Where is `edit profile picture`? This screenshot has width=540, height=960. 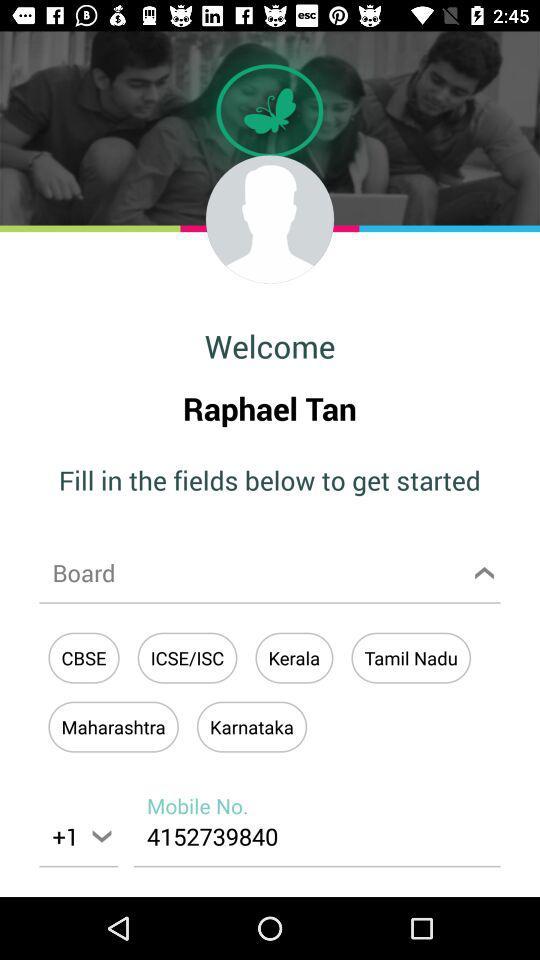
edit profile picture is located at coordinates (270, 219).